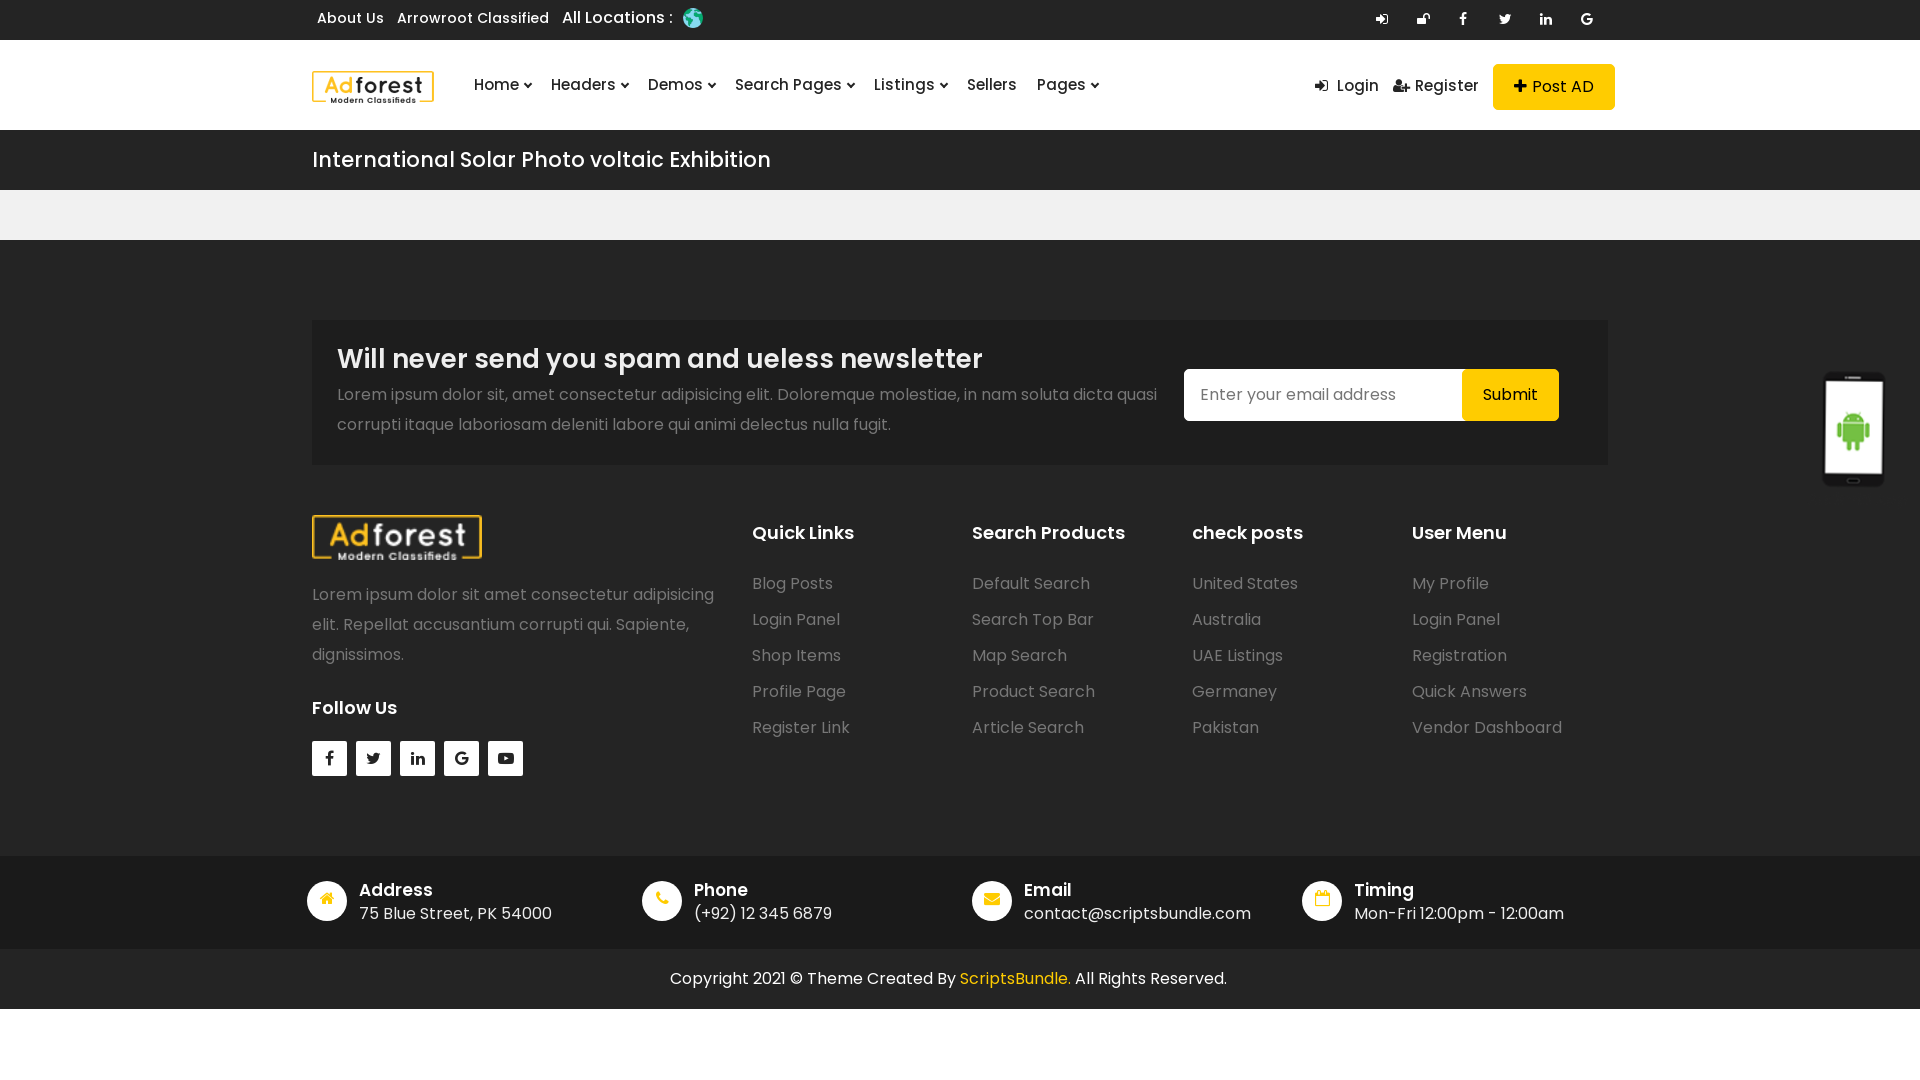 This screenshot has height=1080, width=1920. I want to click on 'About Us', so click(350, 18).